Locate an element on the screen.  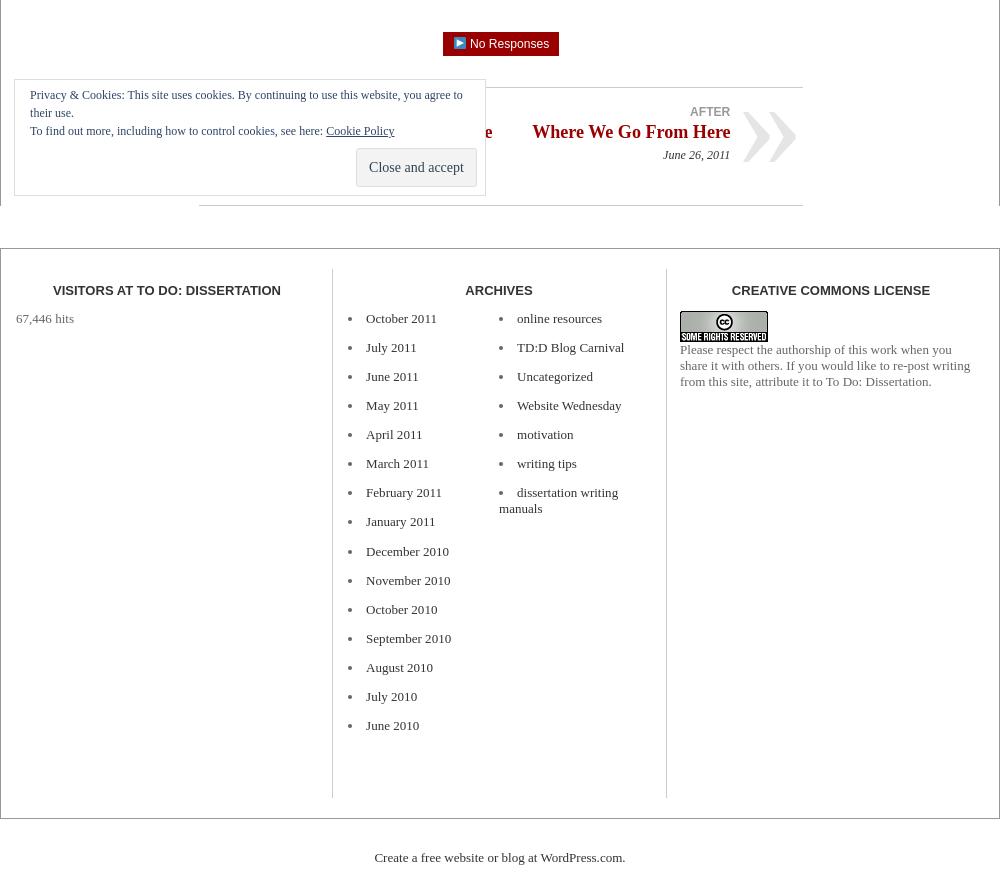
'Cookie Policy' is located at coordinates (358, 130).